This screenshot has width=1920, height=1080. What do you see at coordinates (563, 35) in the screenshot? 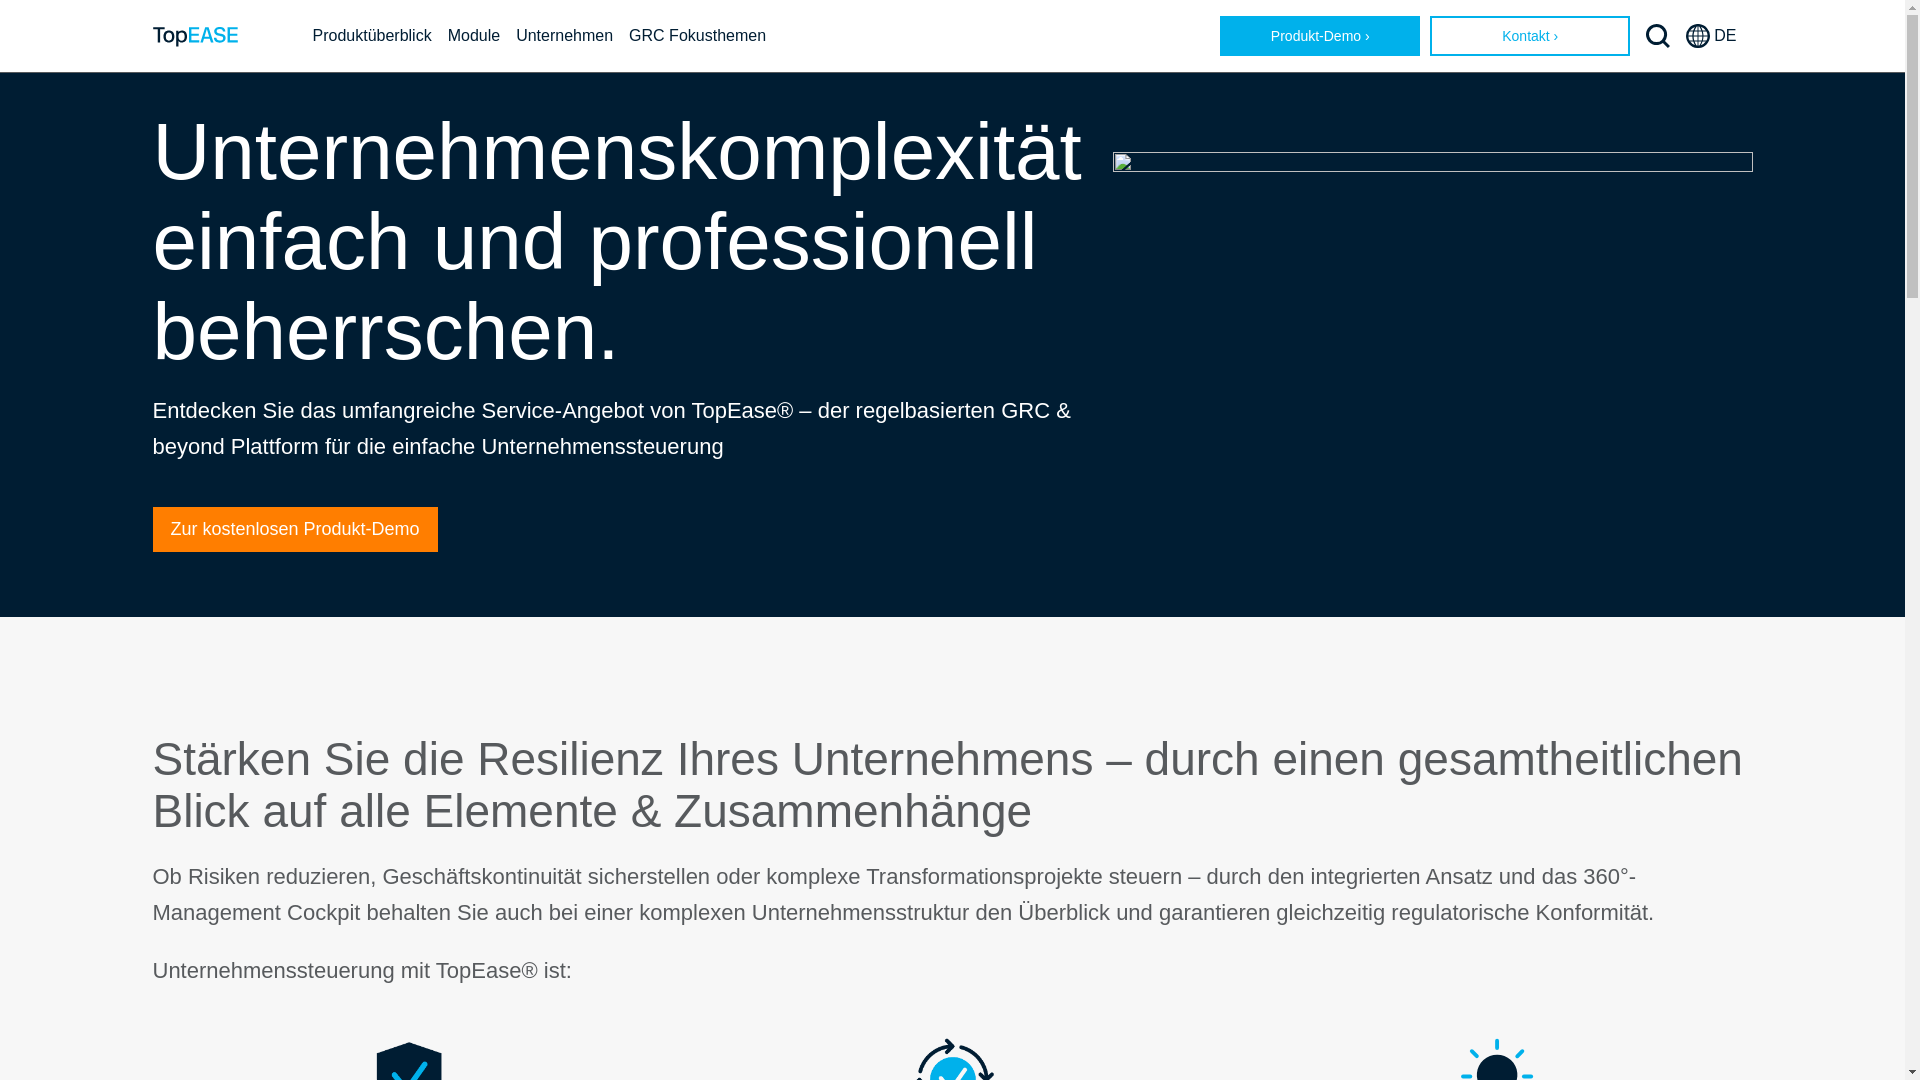
I see `'Unternehmen'` at bounding box center [563, 35].